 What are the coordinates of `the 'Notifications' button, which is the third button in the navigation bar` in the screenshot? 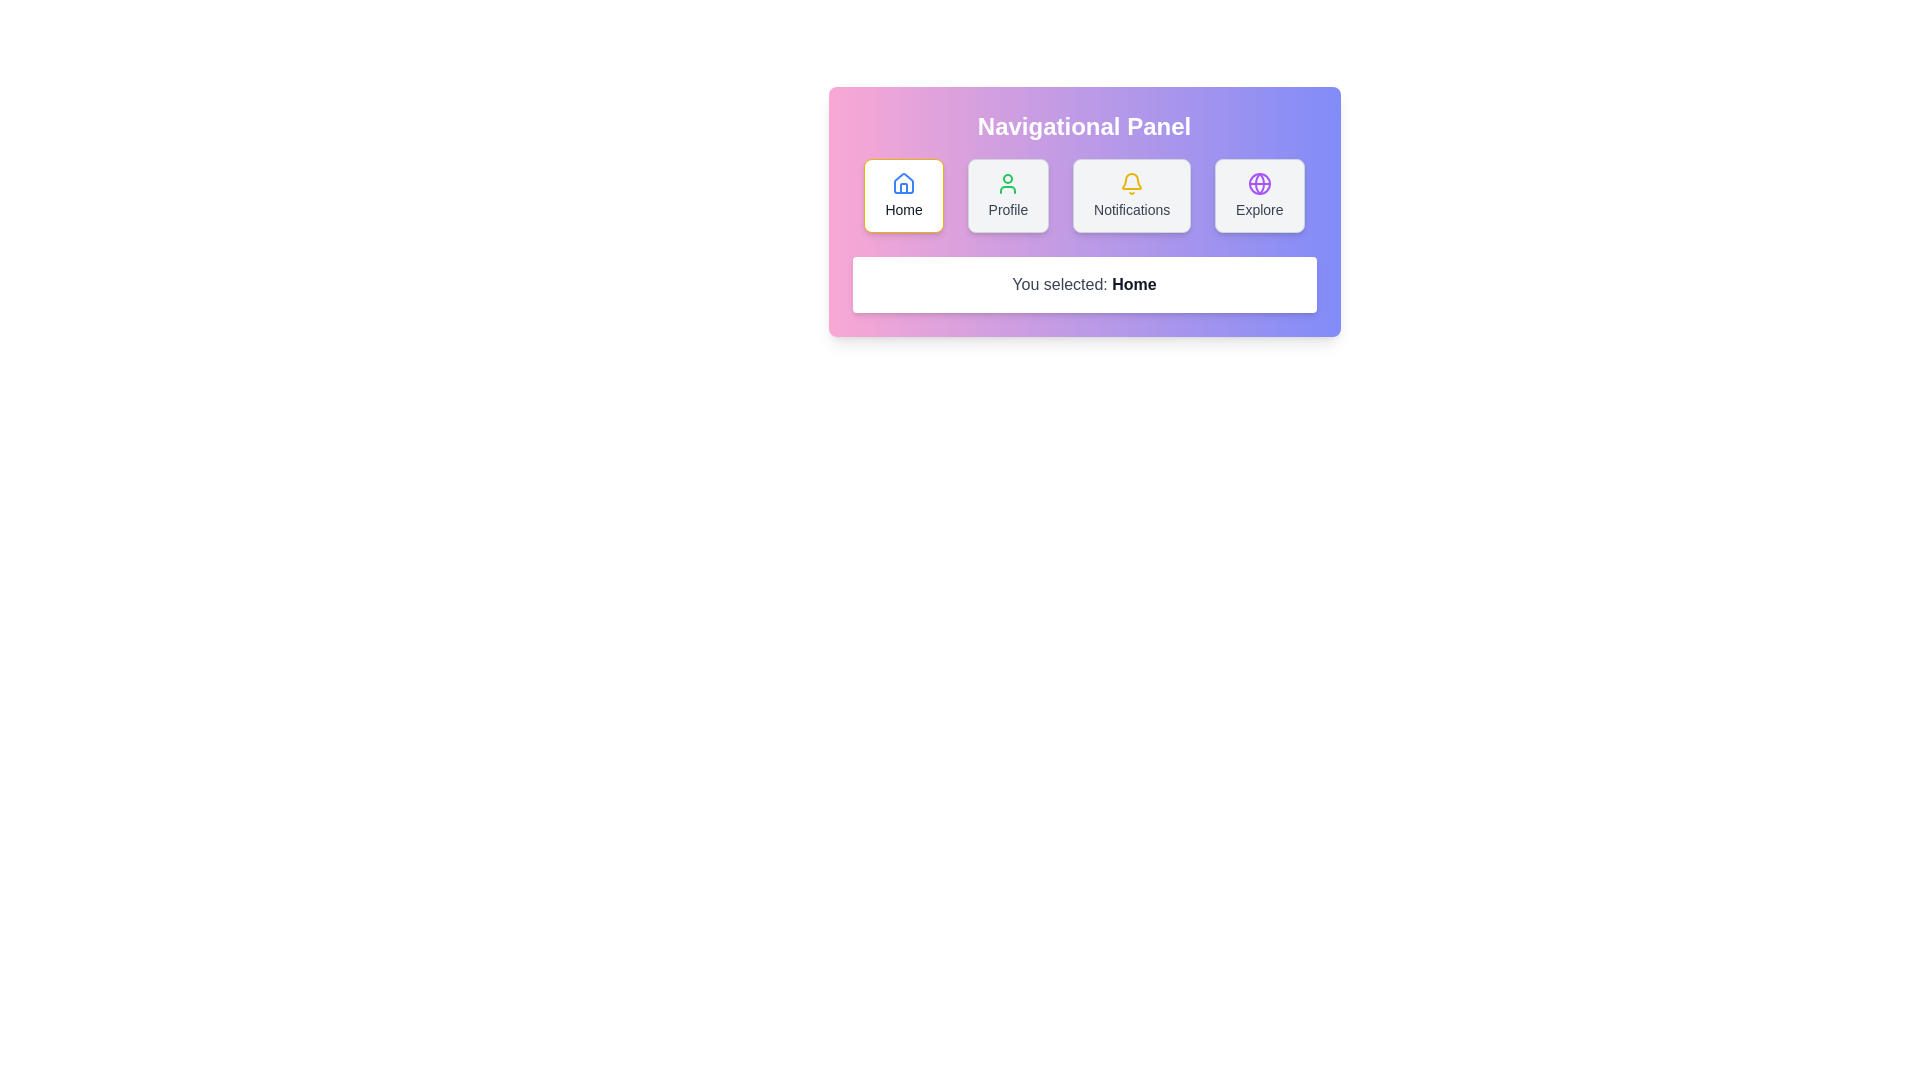 It's located at (1132, 196).